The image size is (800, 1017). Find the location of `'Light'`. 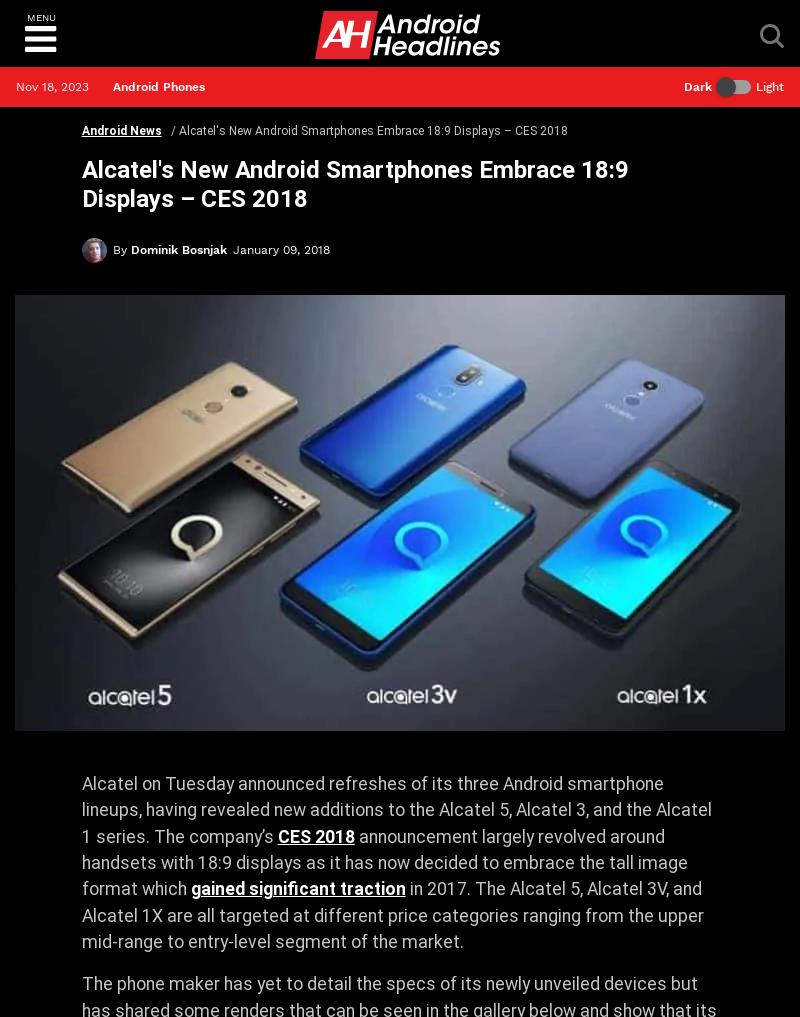

'Light' is located at coordinates (769, 86).